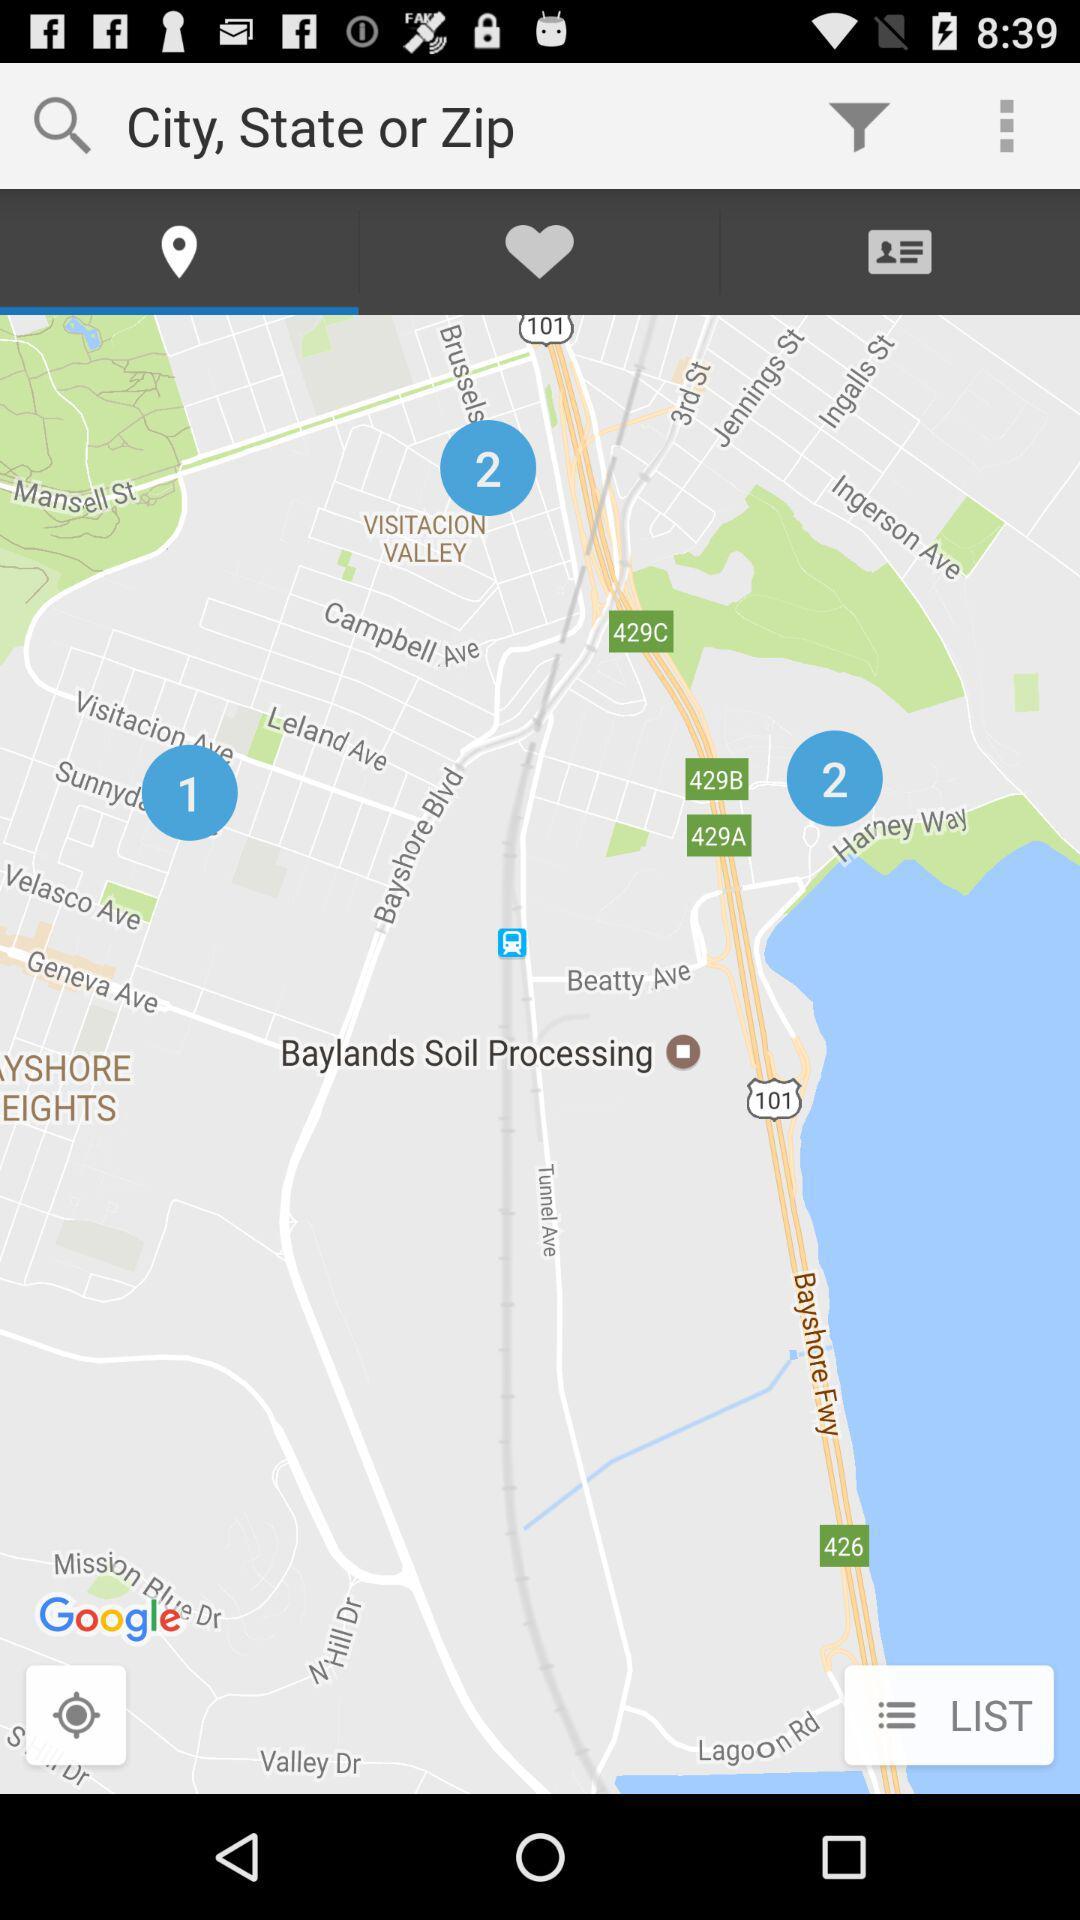 The width and height of the screenshot is (1080, 1920). Describe the element at coordinates (948, 1716) in the screenshot. I see `the list button` at that location.